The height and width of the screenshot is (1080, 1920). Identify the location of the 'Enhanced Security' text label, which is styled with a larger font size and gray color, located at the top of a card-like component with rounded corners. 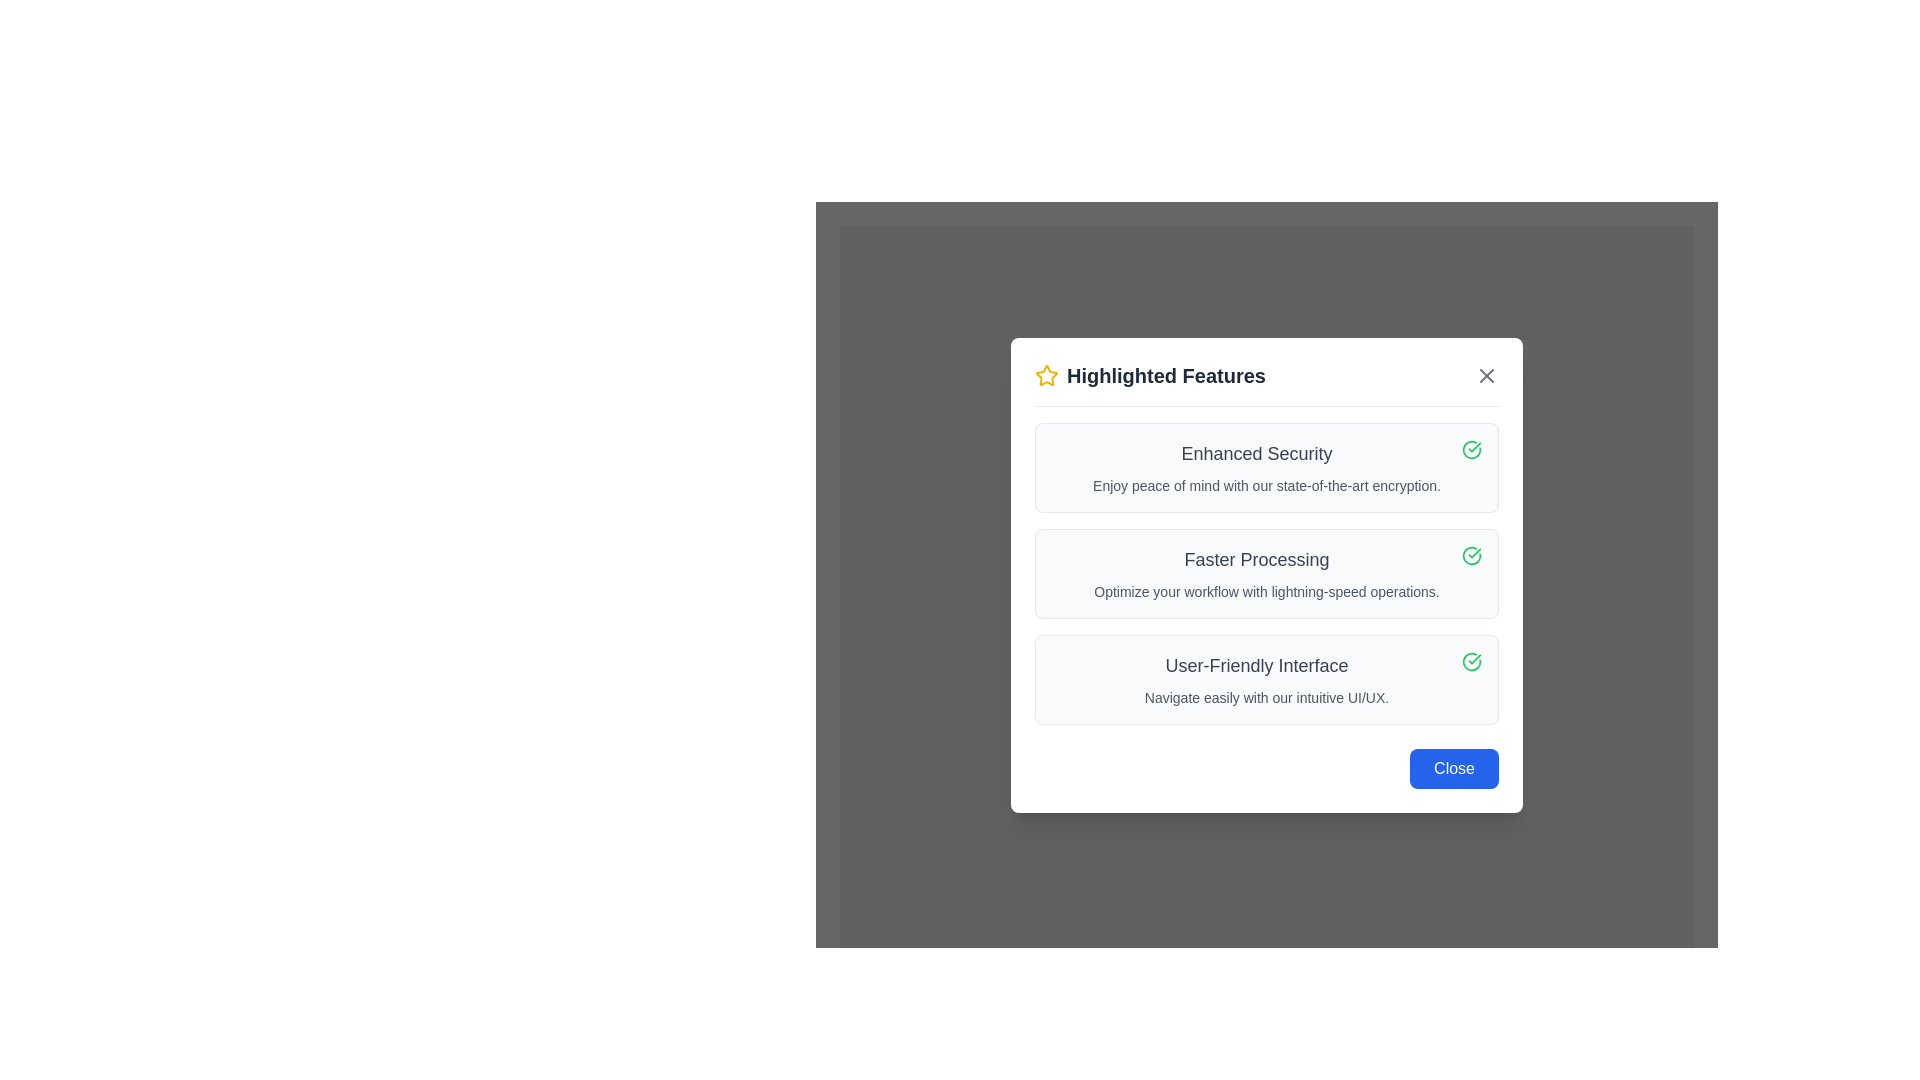
(1266, 453).